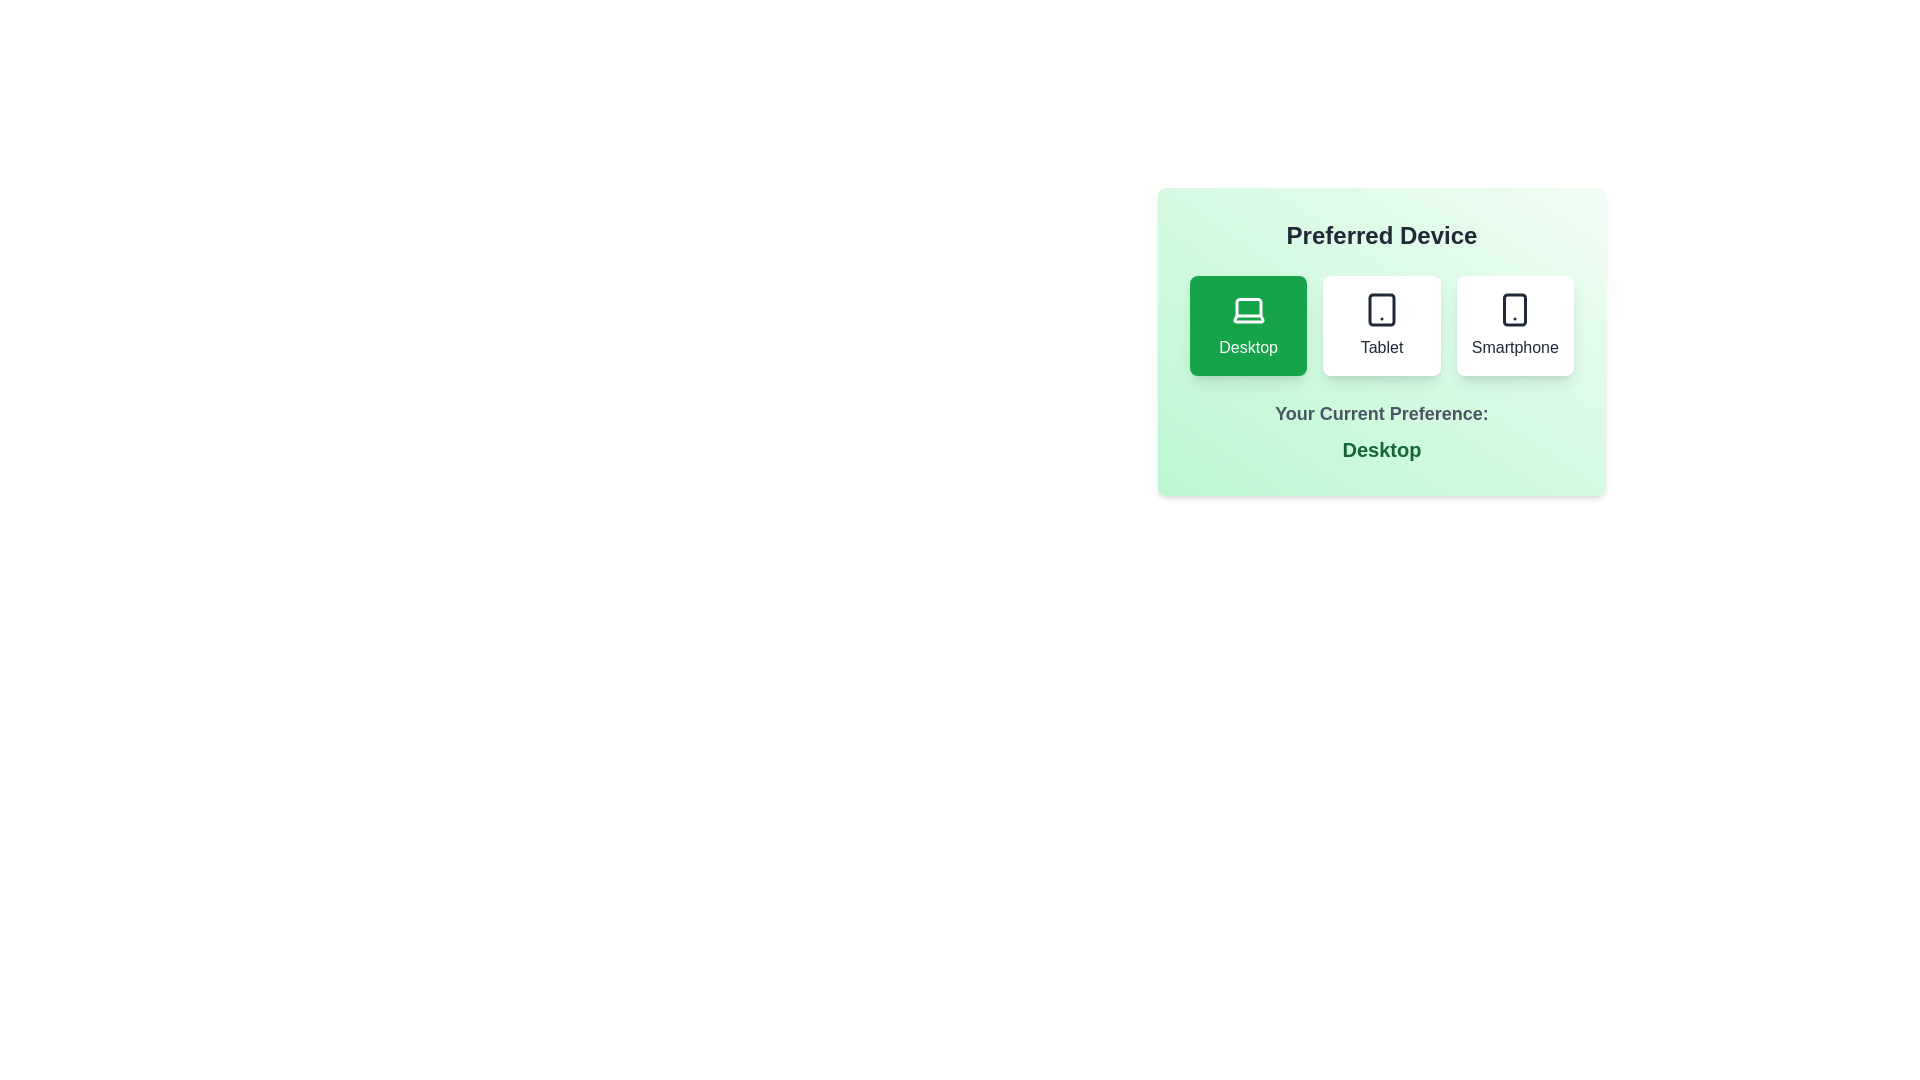 The image size is (1920, 1080). What do you see at coordinates (1515, 325) in the screenshot?
I see `the preferred device by clicking on the corresponding button for Smartphone` at bounding box center [1515, 325].